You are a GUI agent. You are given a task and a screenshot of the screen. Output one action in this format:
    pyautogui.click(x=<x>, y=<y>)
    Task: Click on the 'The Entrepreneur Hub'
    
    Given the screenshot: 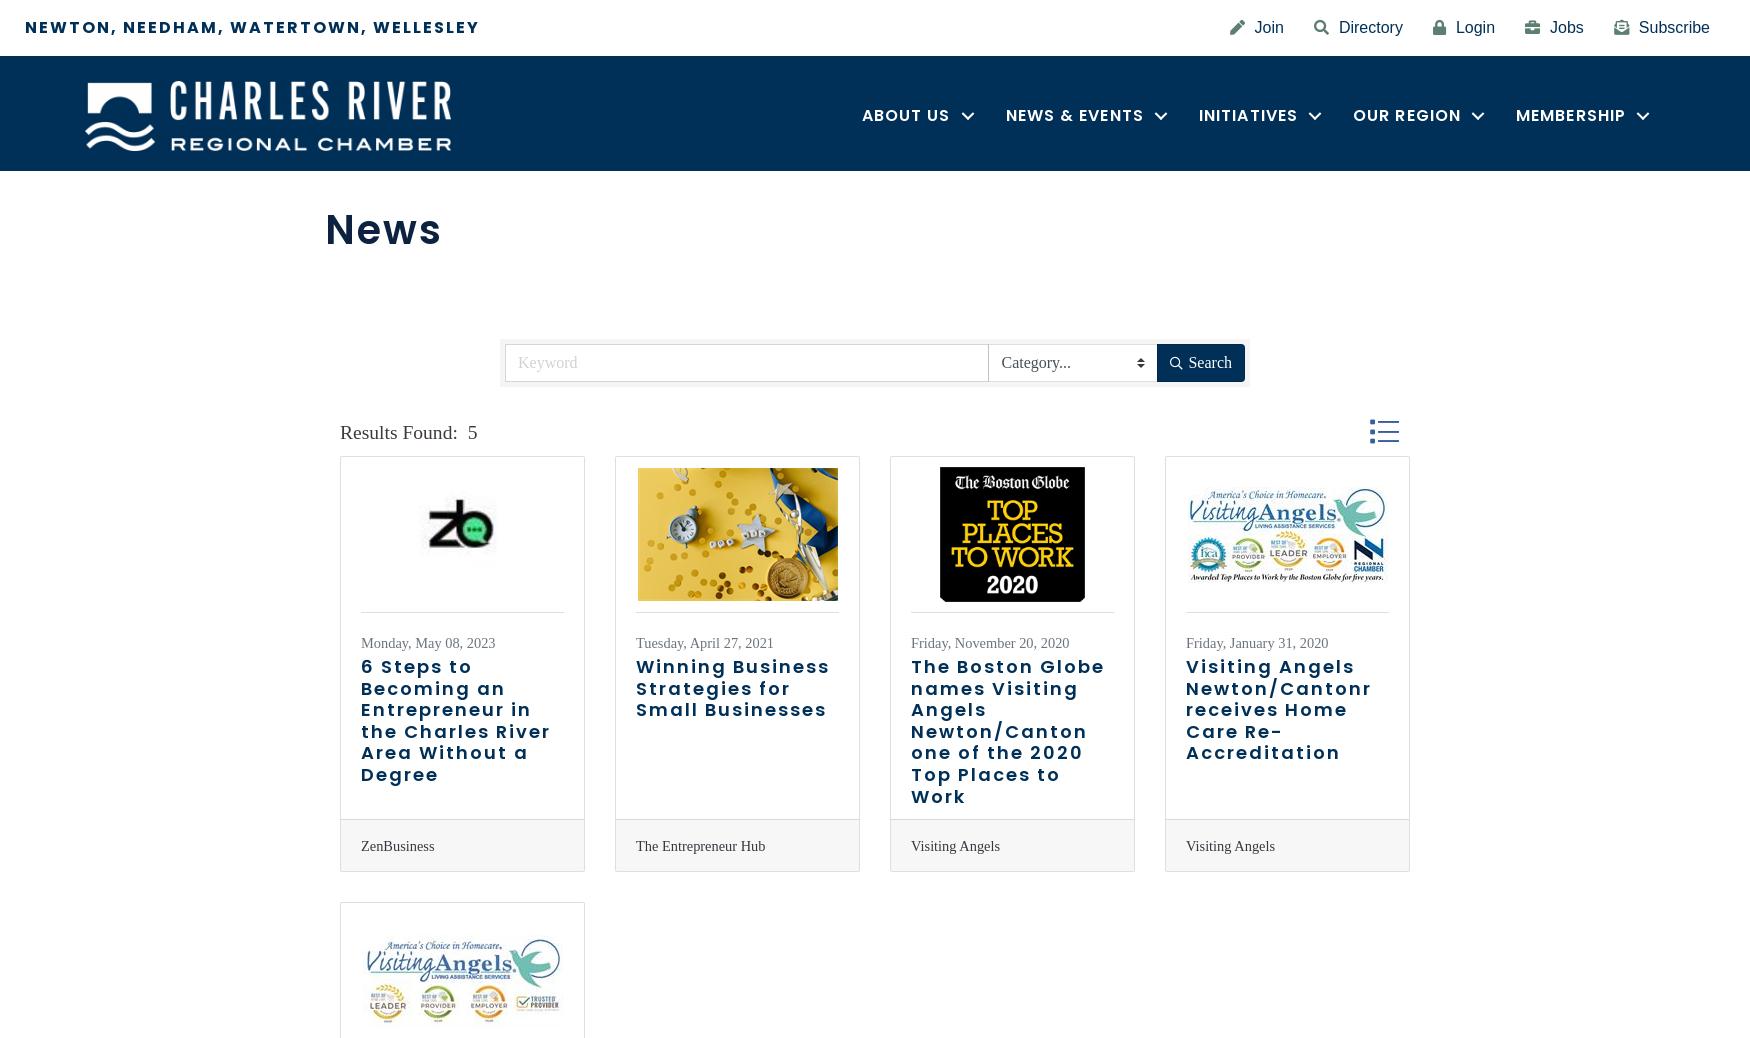 What is the action you would take?
    pyautogui.click(x=700, y=845)
    